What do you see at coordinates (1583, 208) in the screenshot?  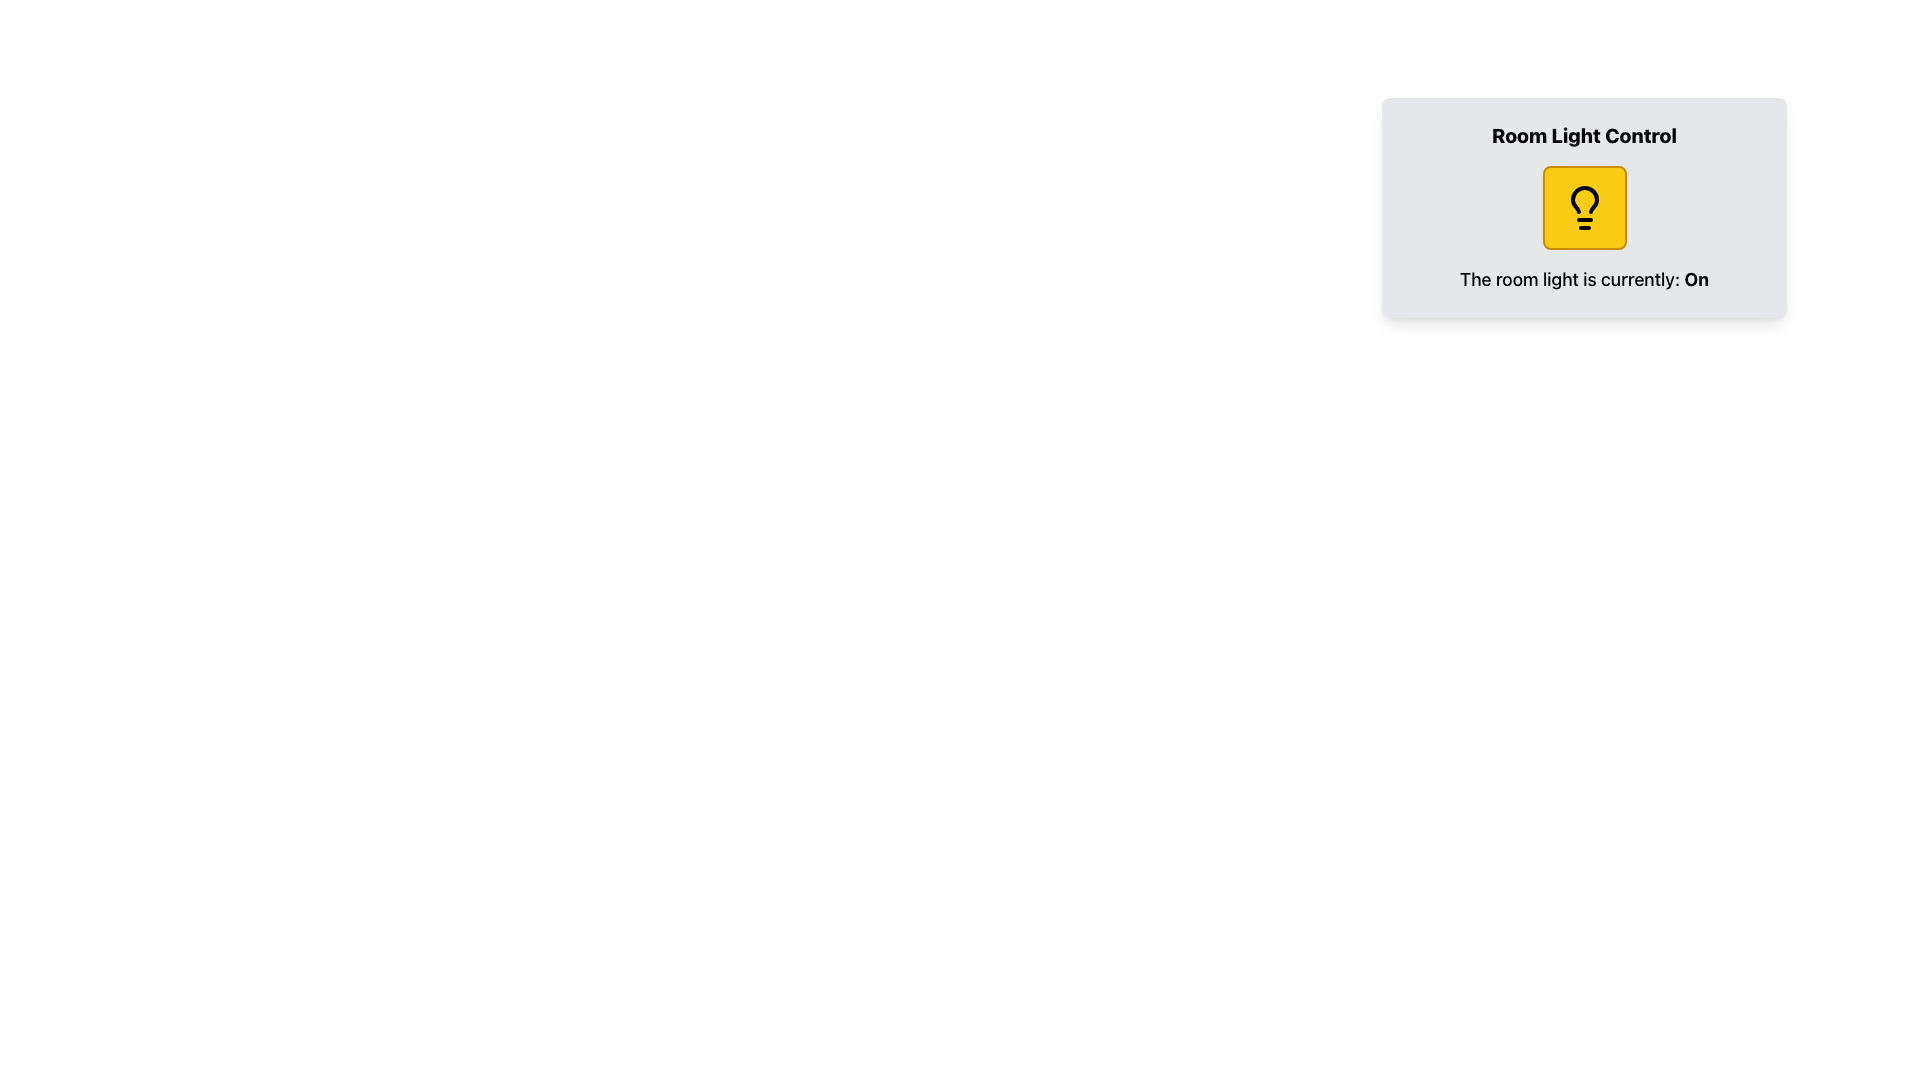 I see `the square-shaped button with a bright yellow background and a black lightbulb icon located in the 'Room Light Control' section` at bounding box center [1583, 208].